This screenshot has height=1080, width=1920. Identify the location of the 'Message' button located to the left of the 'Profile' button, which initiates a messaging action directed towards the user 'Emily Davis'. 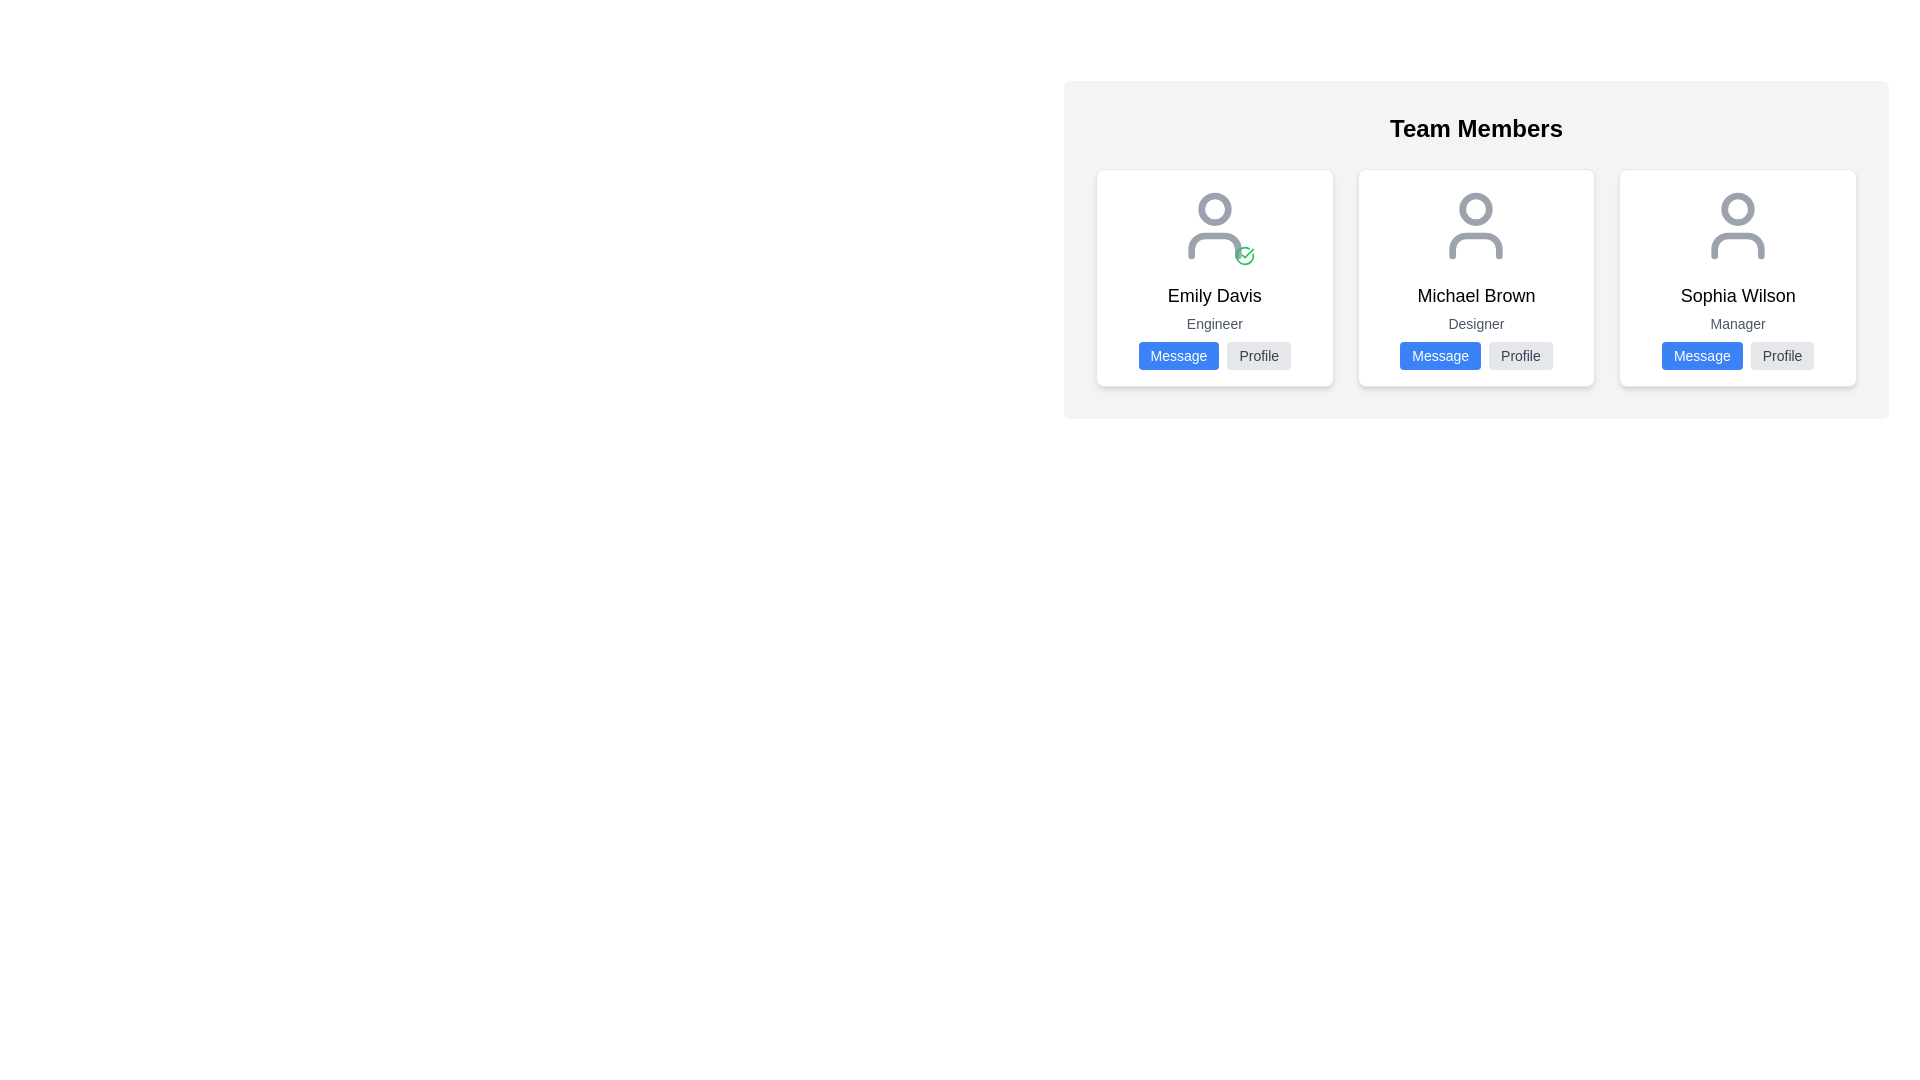
(1179, 354).